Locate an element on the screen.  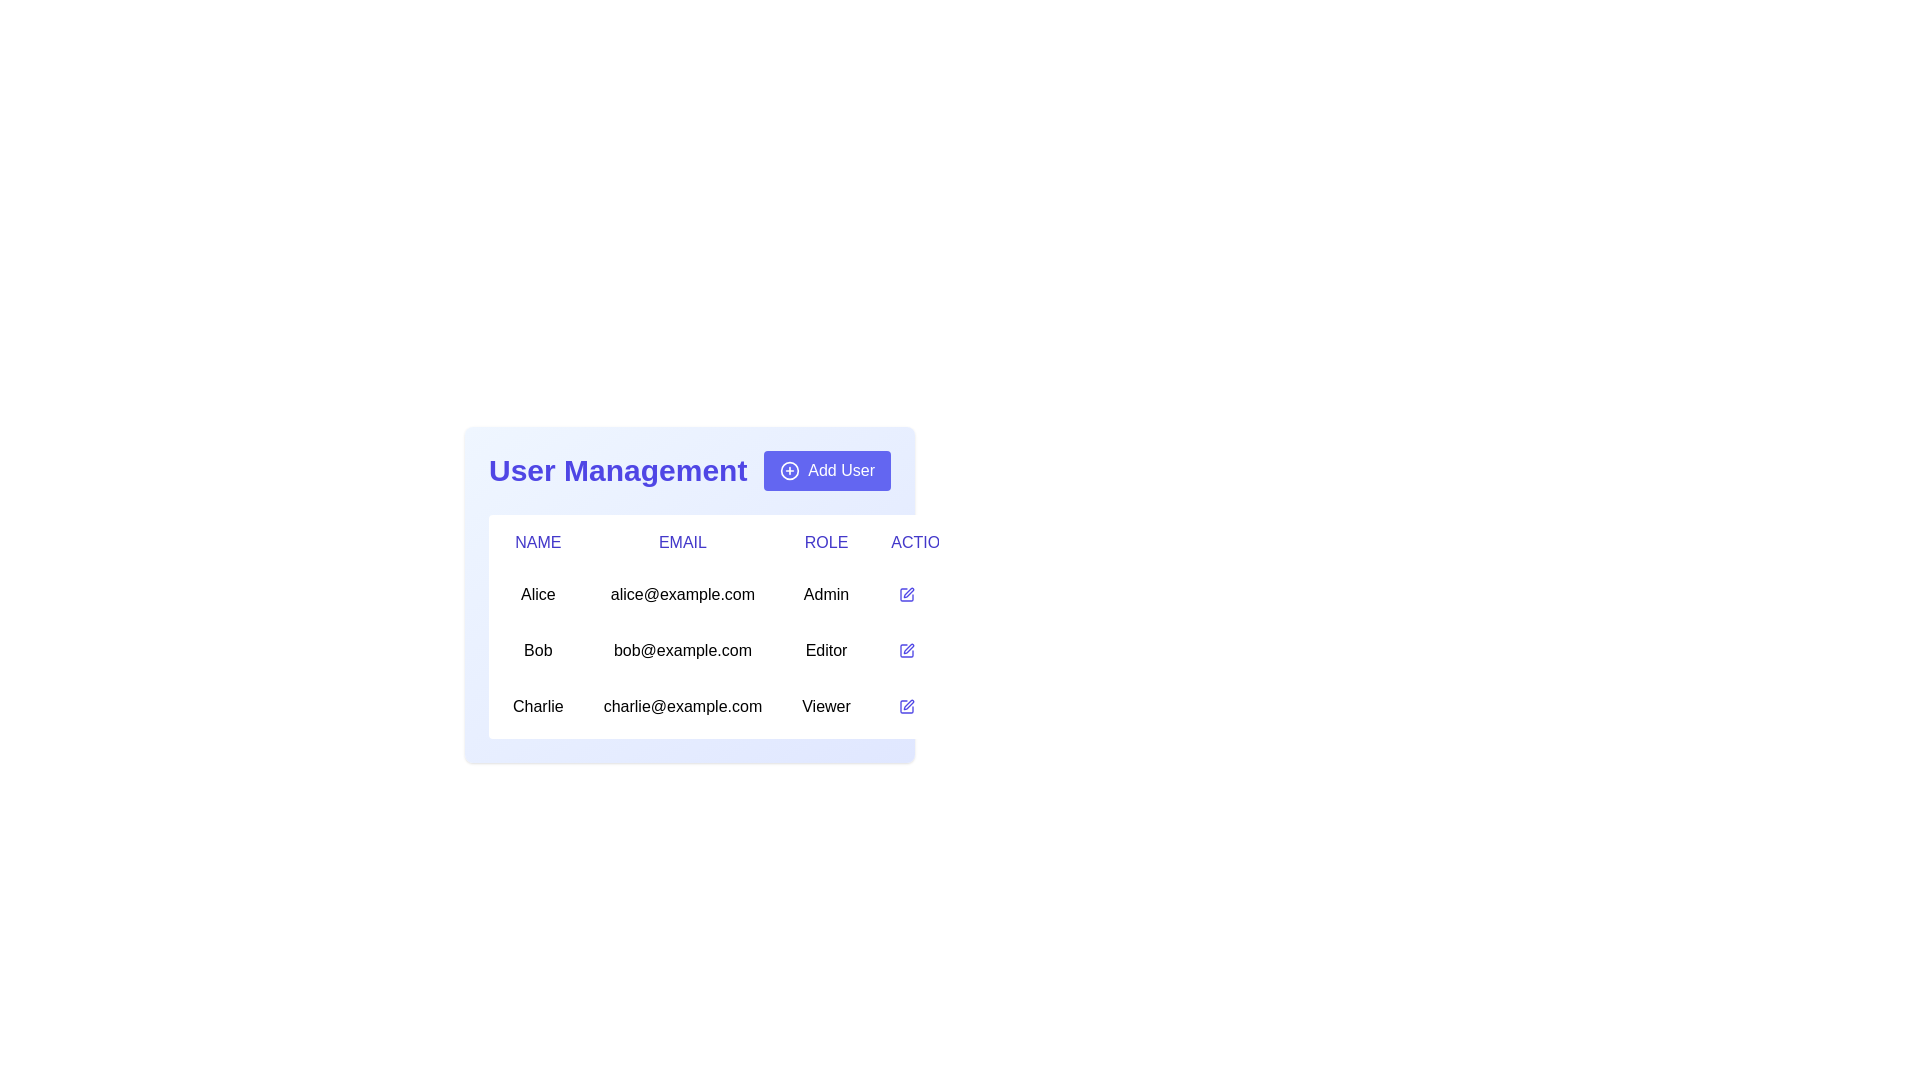
the pencil icon in the 'Actions' column of the 'User Management' table for user 'Charlie' is located at coordinates (907, 704).